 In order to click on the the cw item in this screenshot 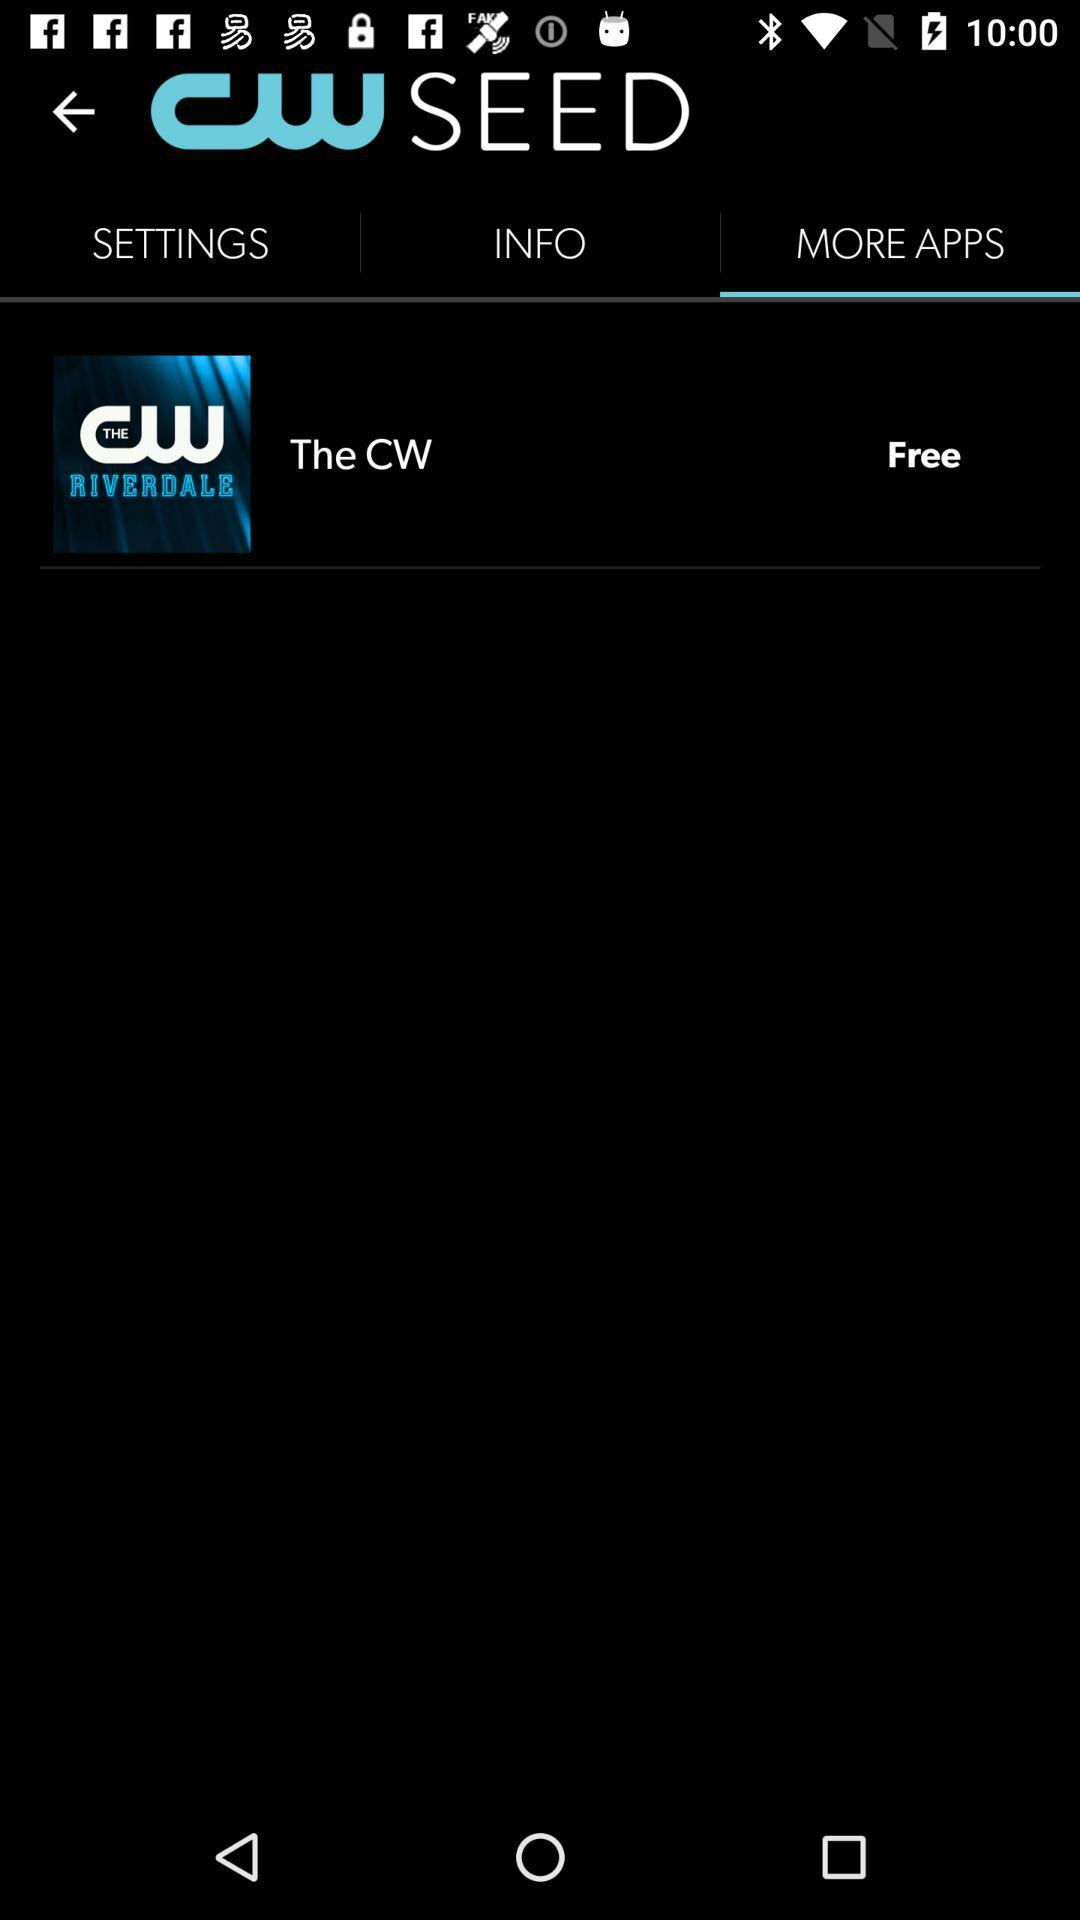, I will do `click(568, 452)`.